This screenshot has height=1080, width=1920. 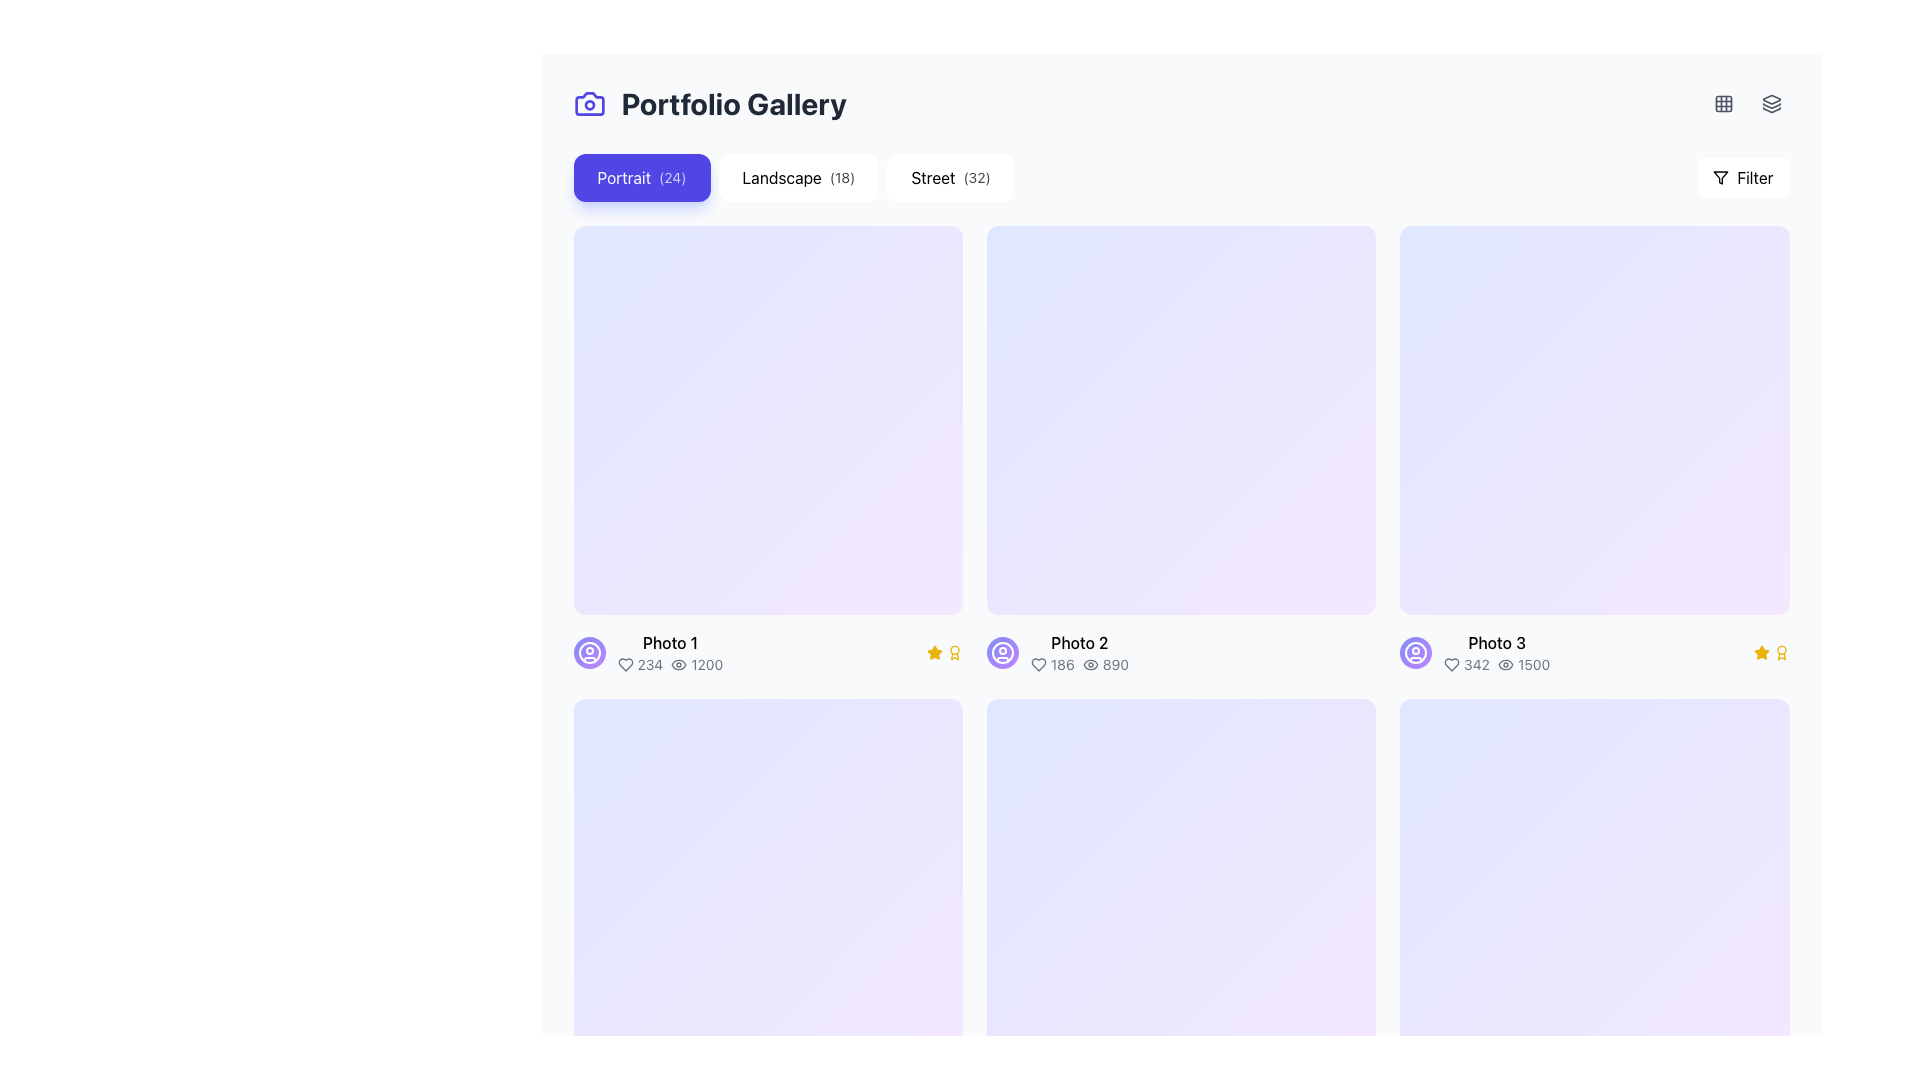 What do you see at coordinates (1078, 643) in the screenshot?
I see `the title label for the second photo in the gallery grid, which is positioned directly beneath the placeholder image for 'Photo 2'` at bounding box center [1078, 643].